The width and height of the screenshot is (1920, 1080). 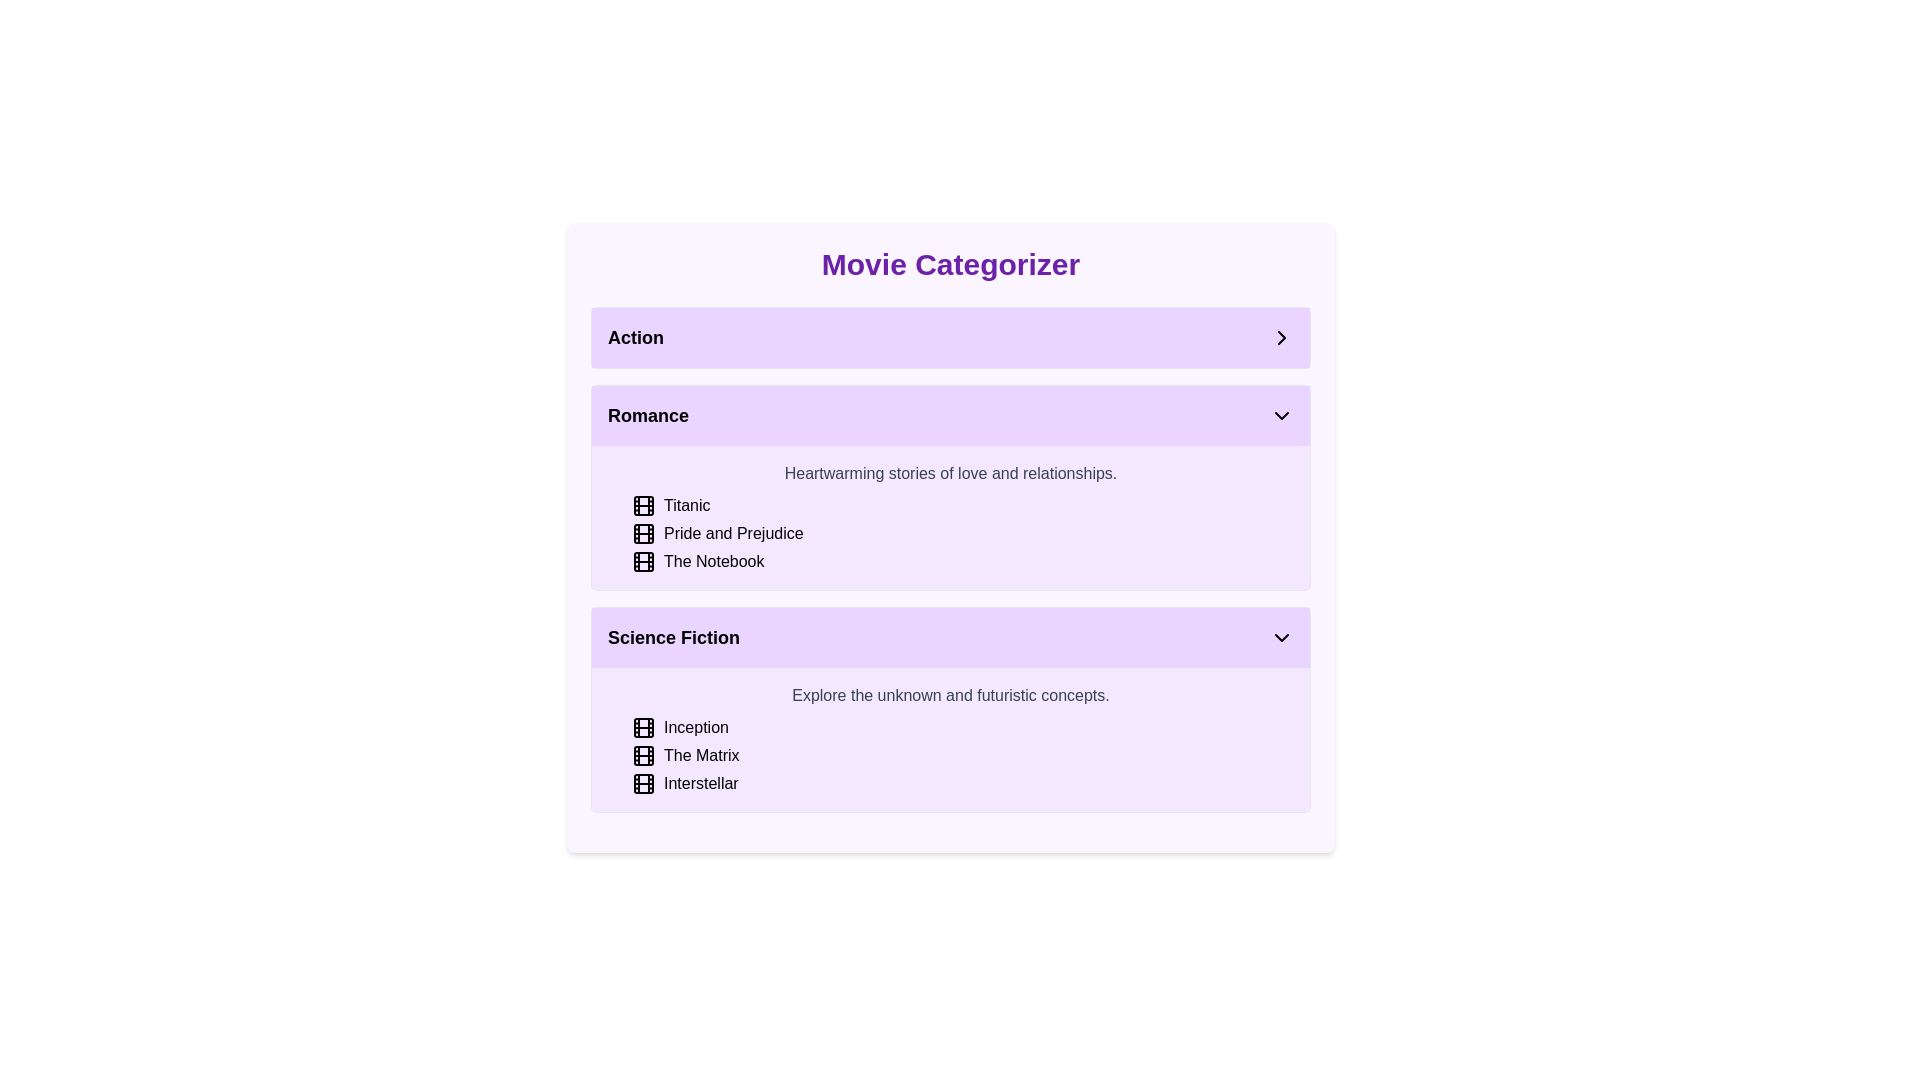 What do you see at coordinates (643, 562) in the screenshot?
I see `the graphical SVG component representing the movie reel icon for 'The Notebook' in the Romance genre section` at bounding box center [643, 562].